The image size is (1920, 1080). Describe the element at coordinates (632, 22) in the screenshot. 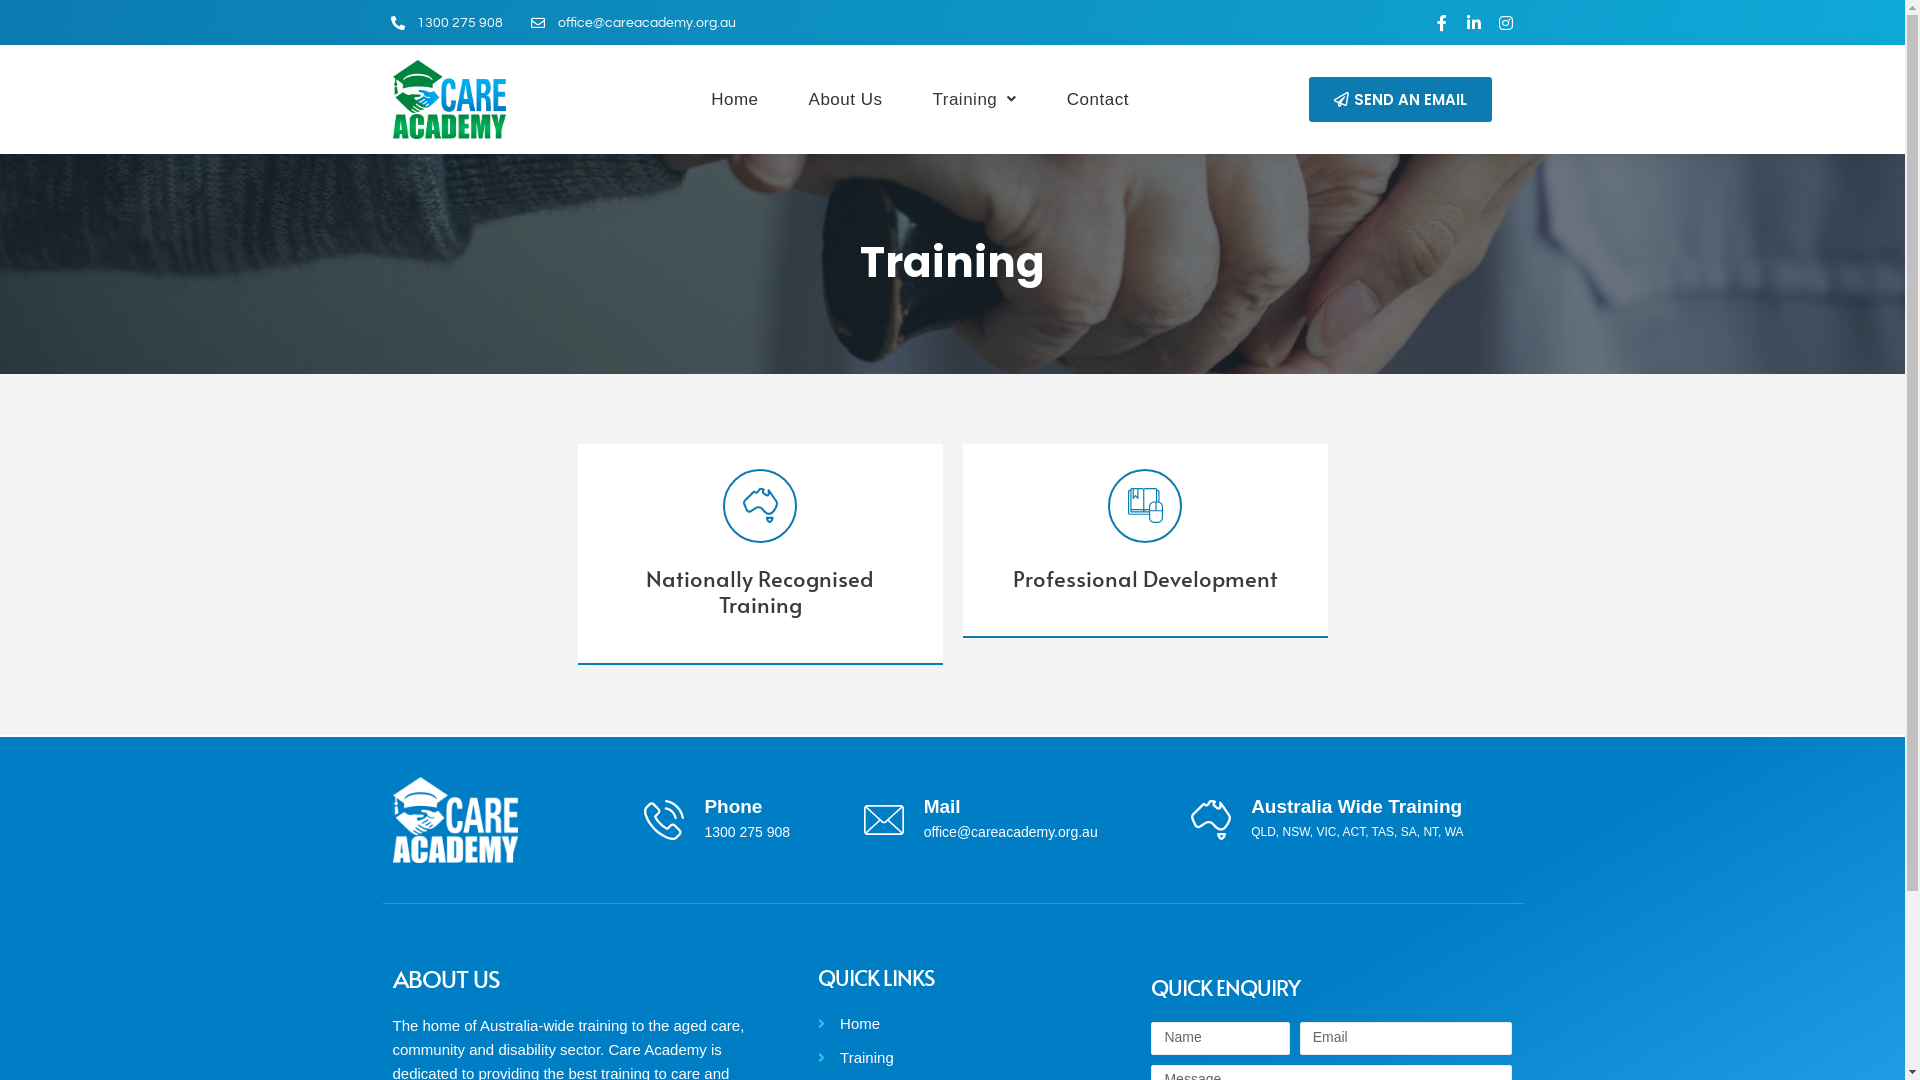

I see `'office@careacademy.org.au'` at that location.